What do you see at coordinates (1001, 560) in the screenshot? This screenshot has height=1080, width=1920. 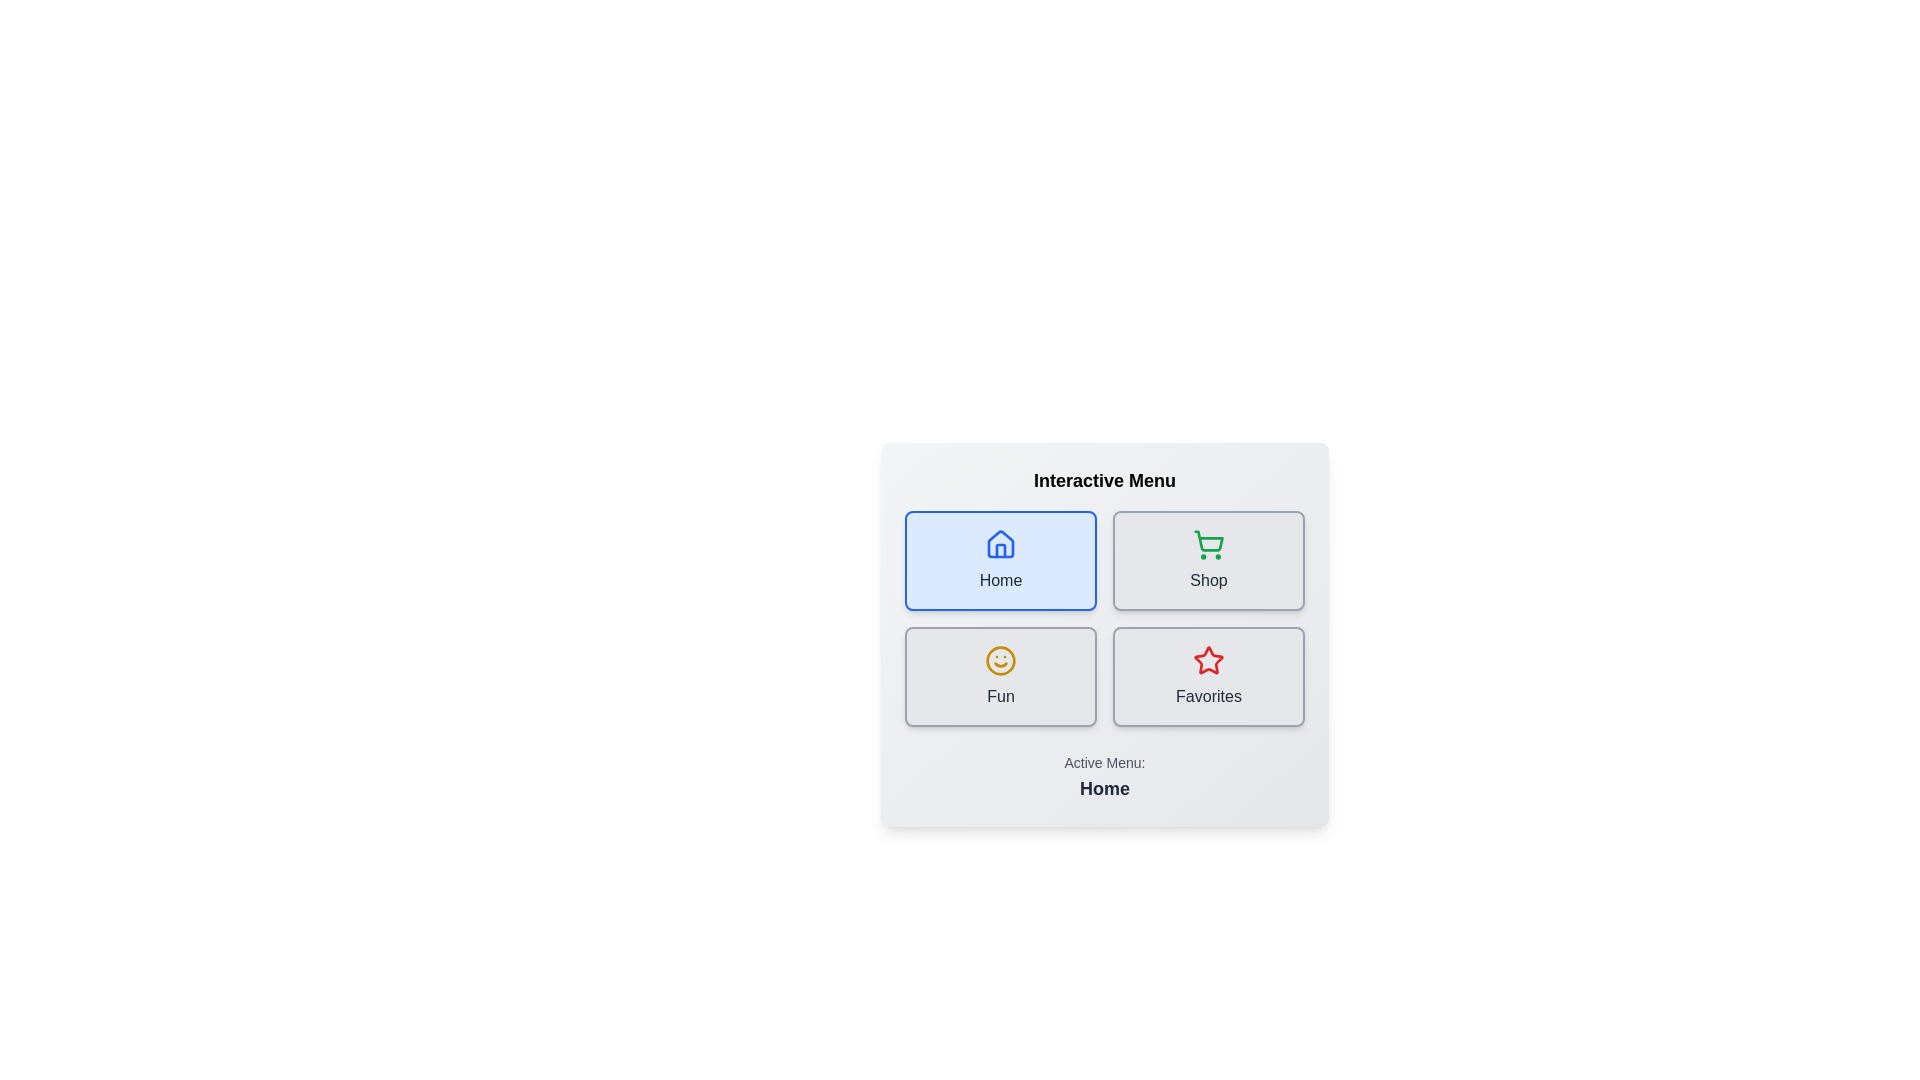 I see `the button labeled Home to observe the hover effect` at bounding box center [1001, 560].